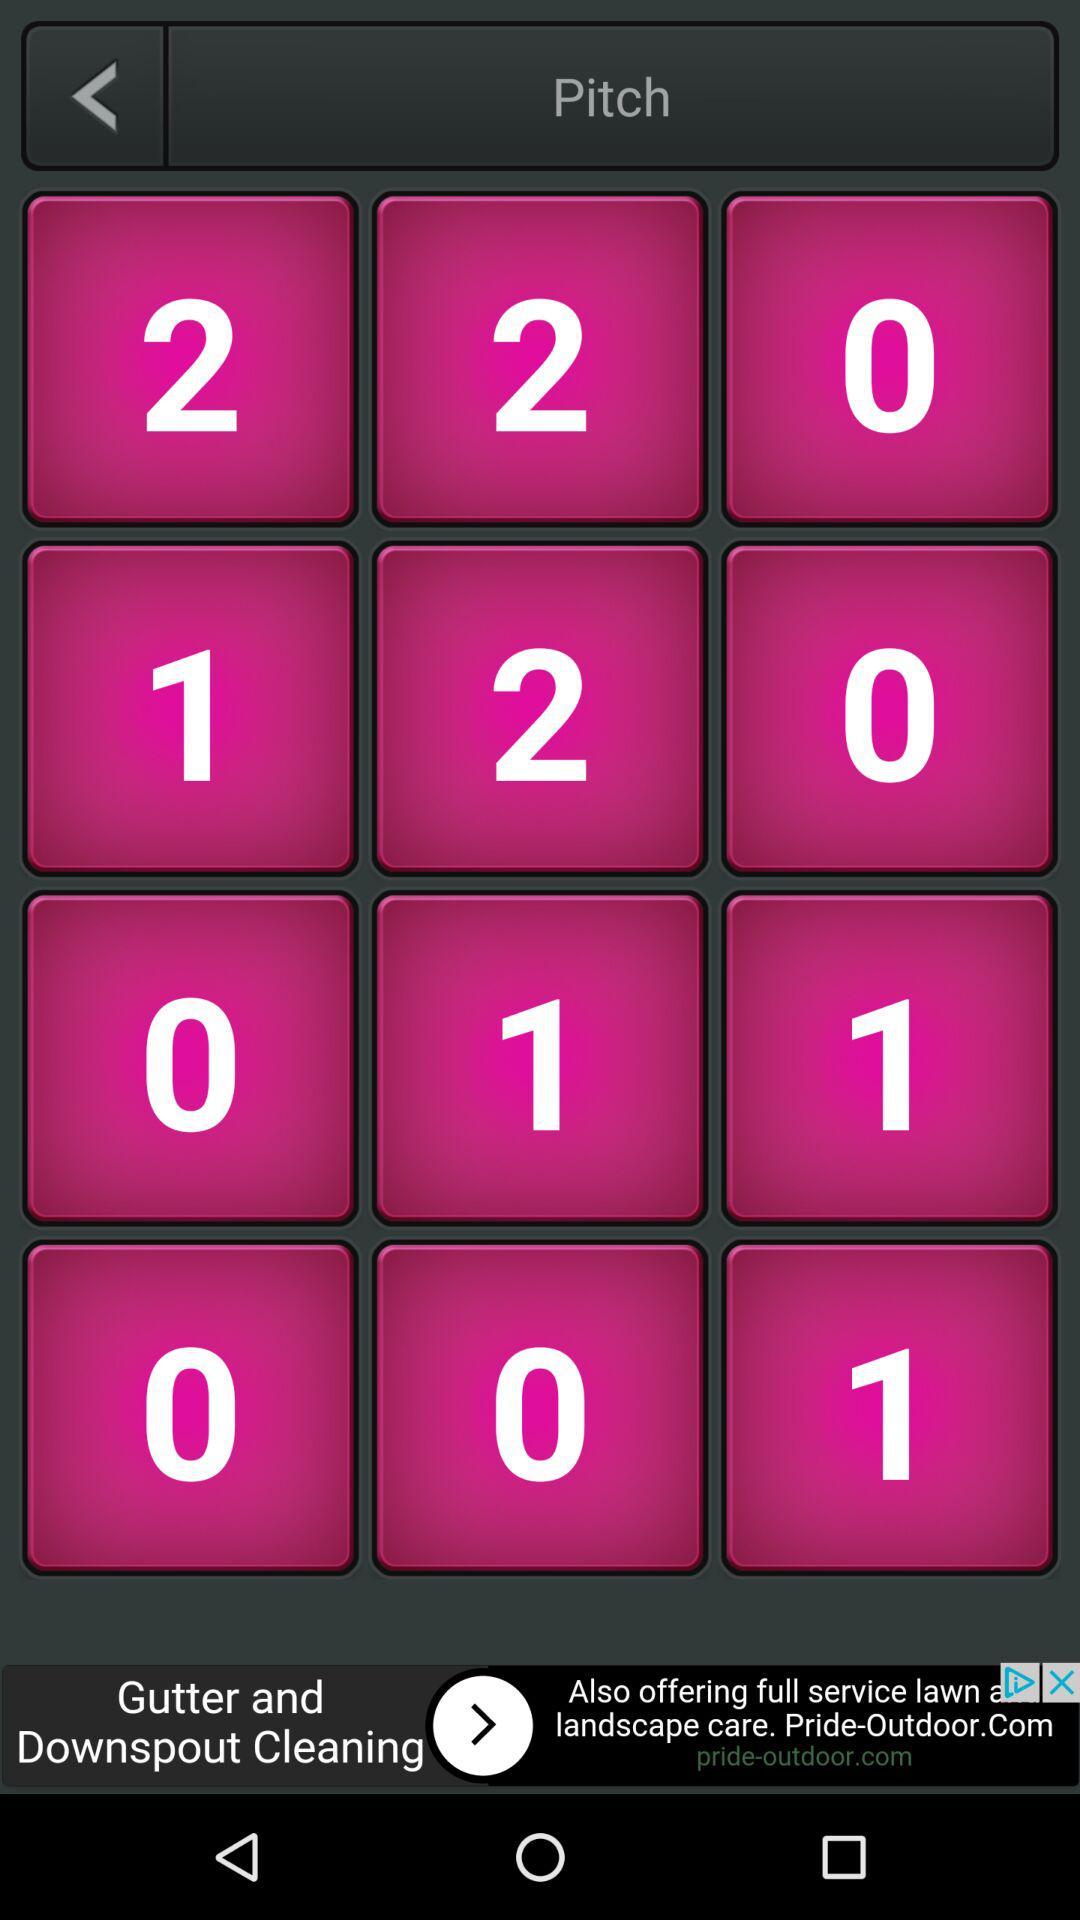 Image resolution: width=1080 pixels, height=1920 pixels. Describe the element at coordinates (540, 1727) in the screenshot. I see `the icon below 0` at that location.